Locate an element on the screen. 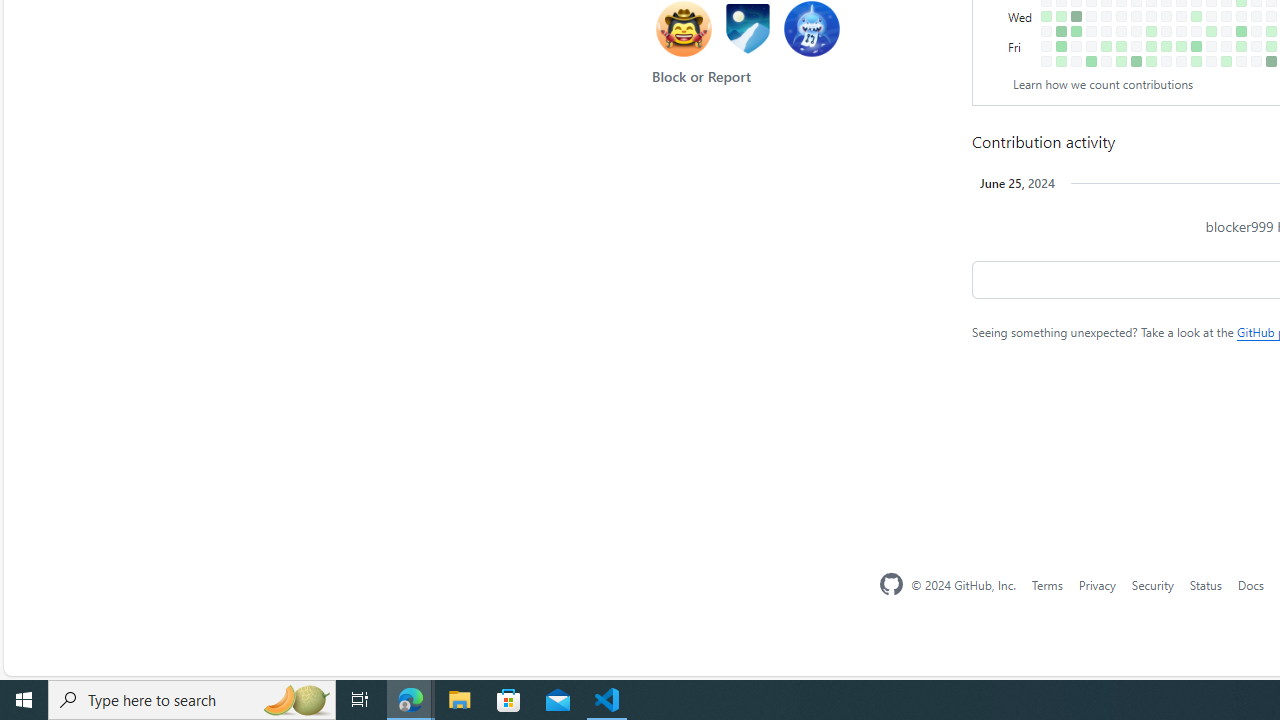  '2 contributions on February 24th.' is located at coordinates (1151, 60).